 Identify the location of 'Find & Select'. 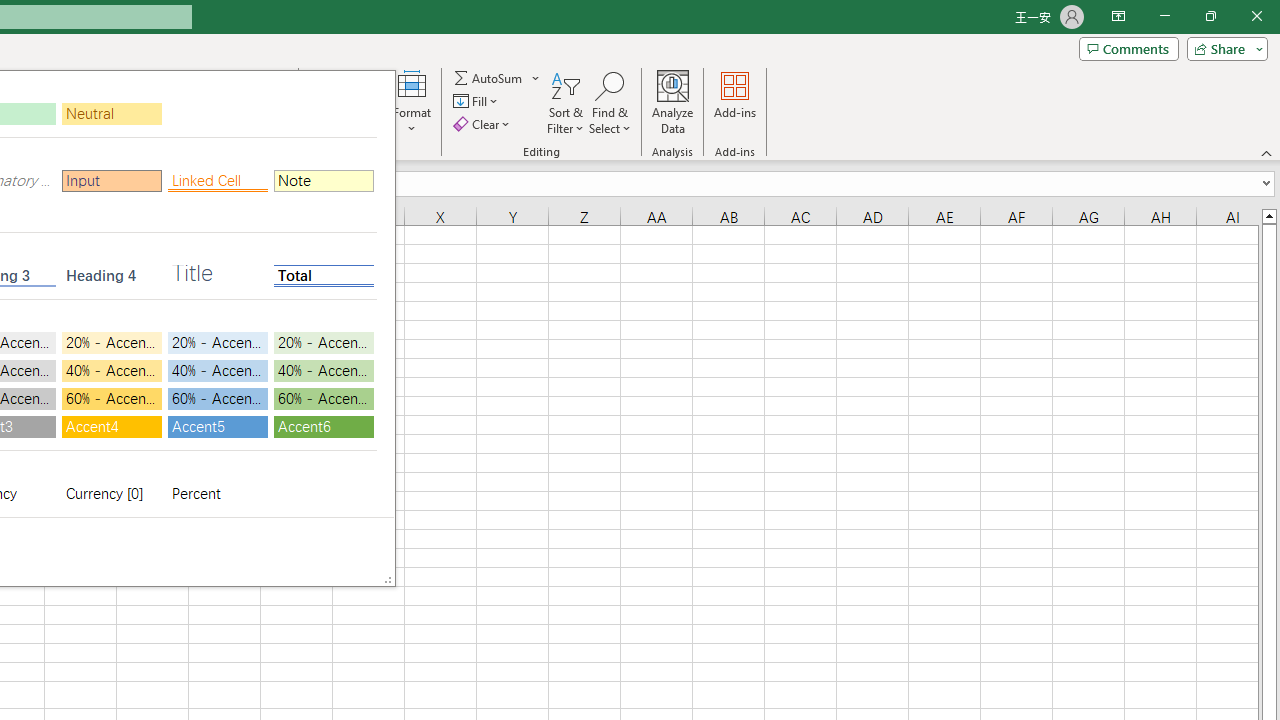
(609, 103).